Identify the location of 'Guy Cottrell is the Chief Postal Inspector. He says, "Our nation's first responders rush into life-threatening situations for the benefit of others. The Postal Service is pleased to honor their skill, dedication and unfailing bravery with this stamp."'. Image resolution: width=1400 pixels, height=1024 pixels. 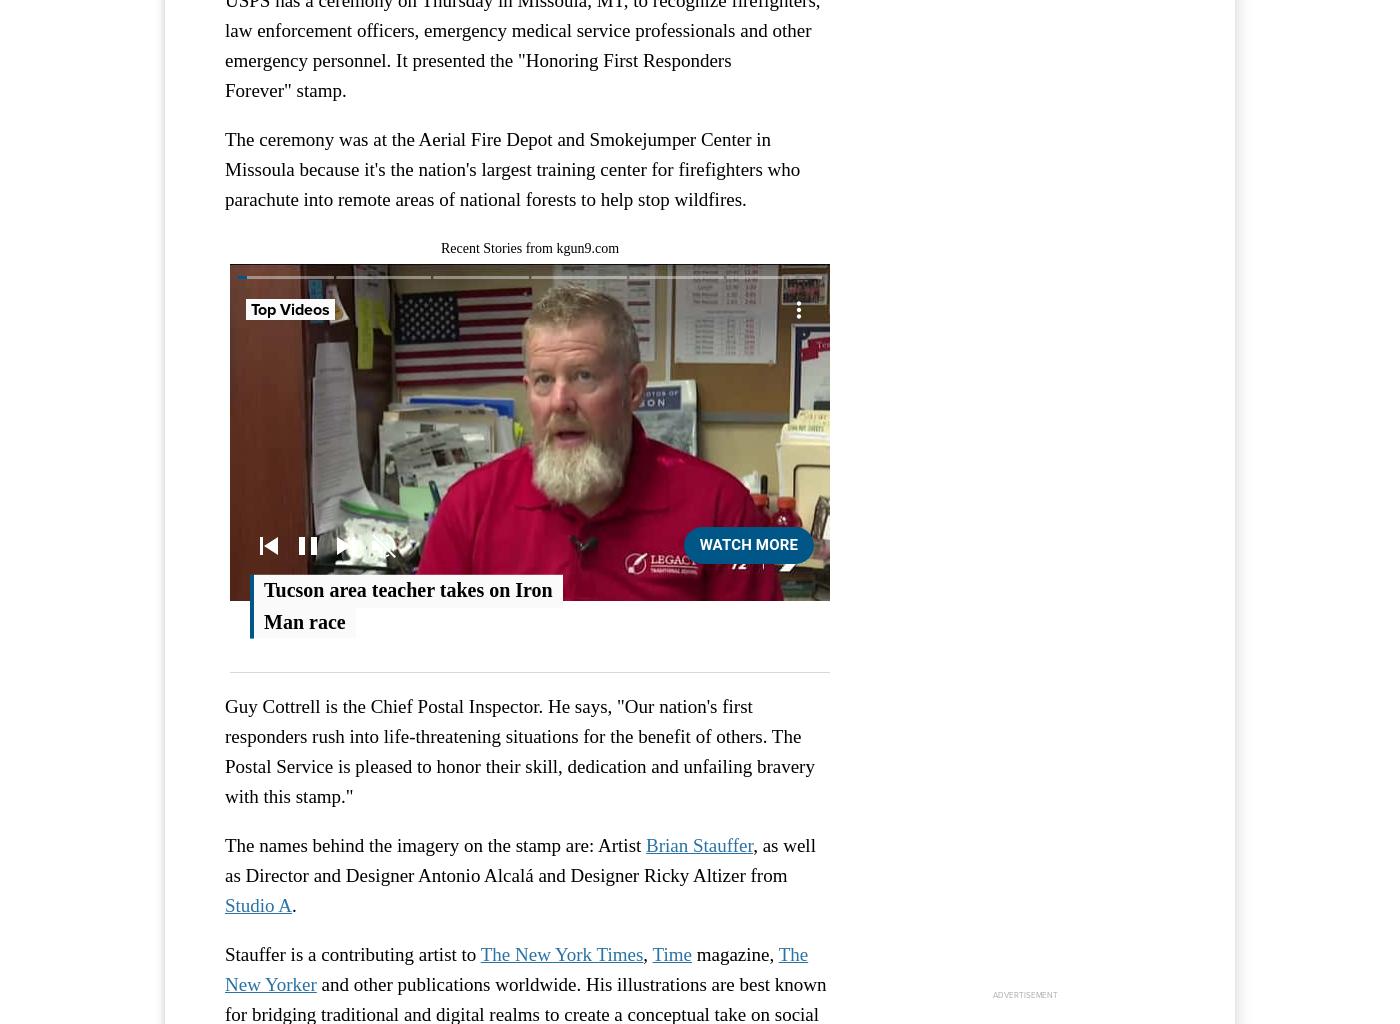
(519, 750).